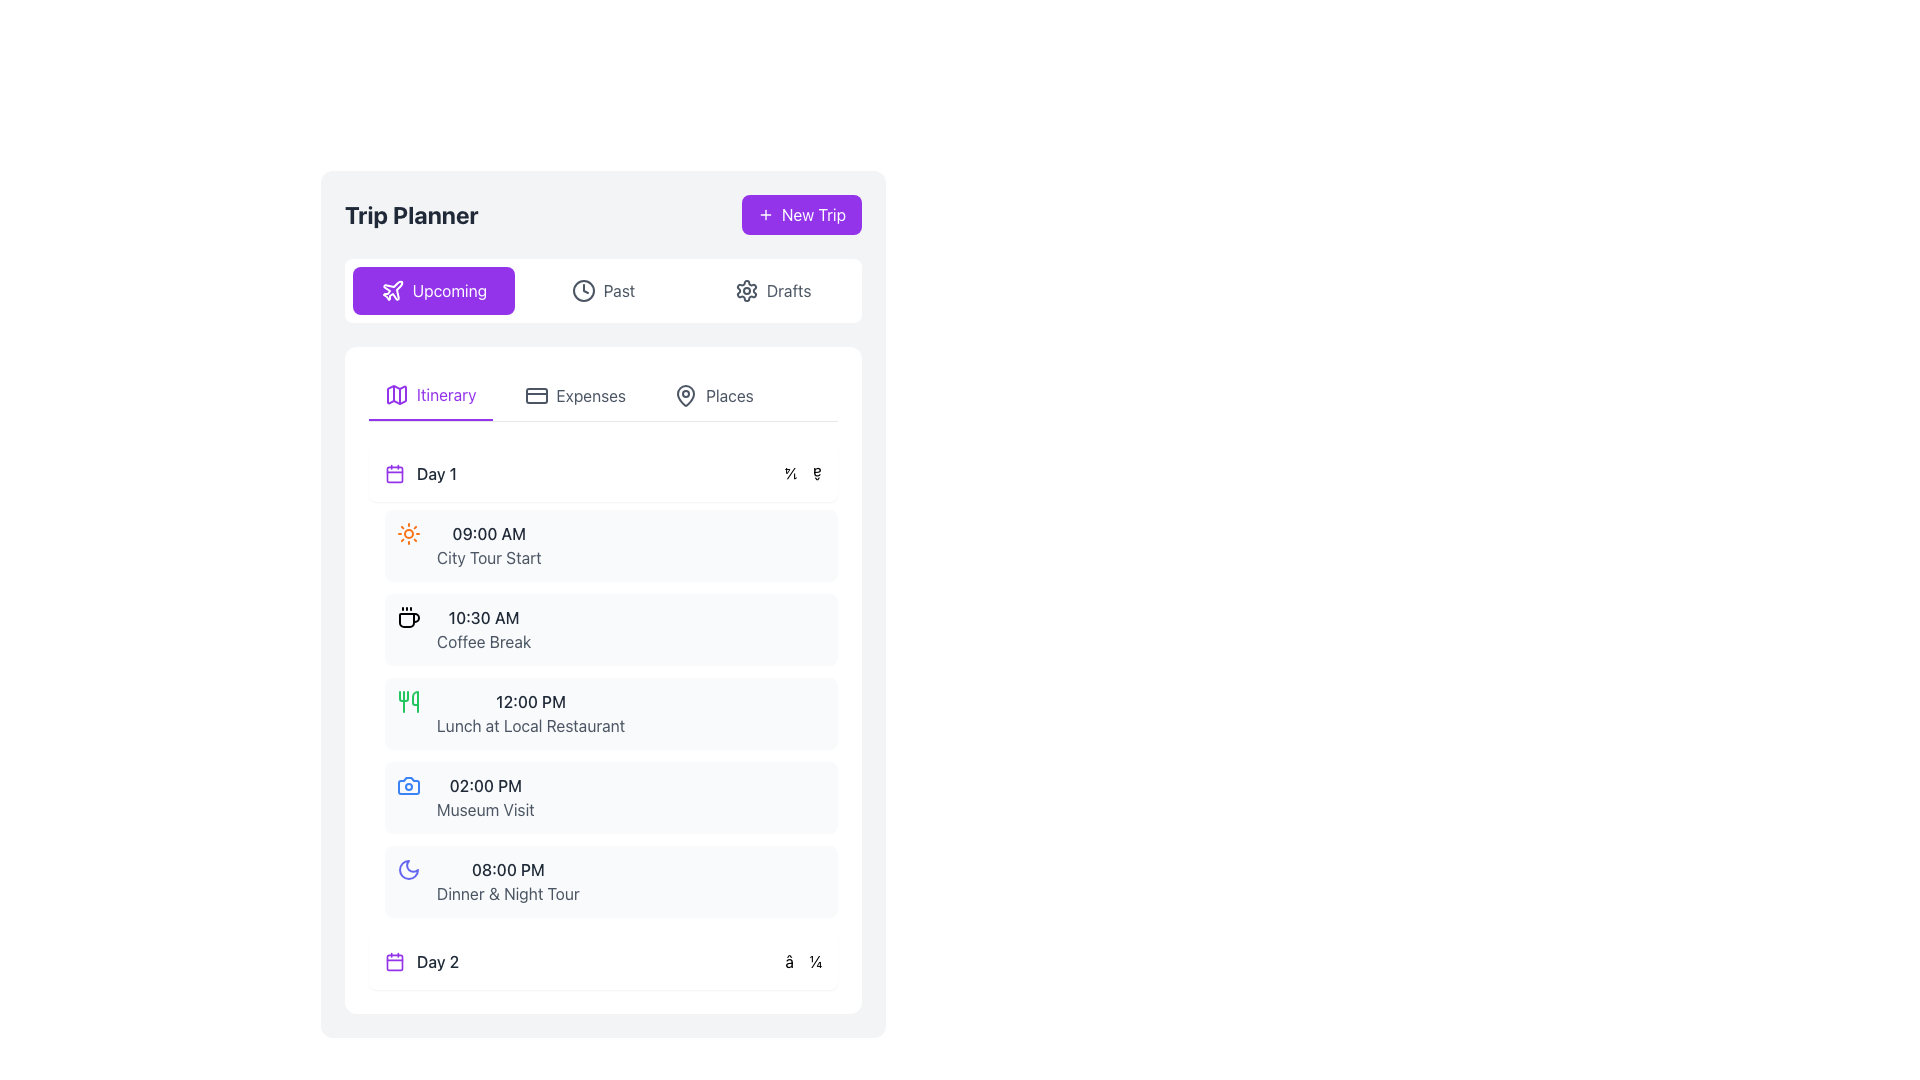 This screenshot has height=1080, width=1920. Describe the element at coordinates (392, 290) in the screenshot. I see `the plane-shaped vector icon within the 'Upcoming' button, which is depicted with a simplistic outline on a purple background` at that location.